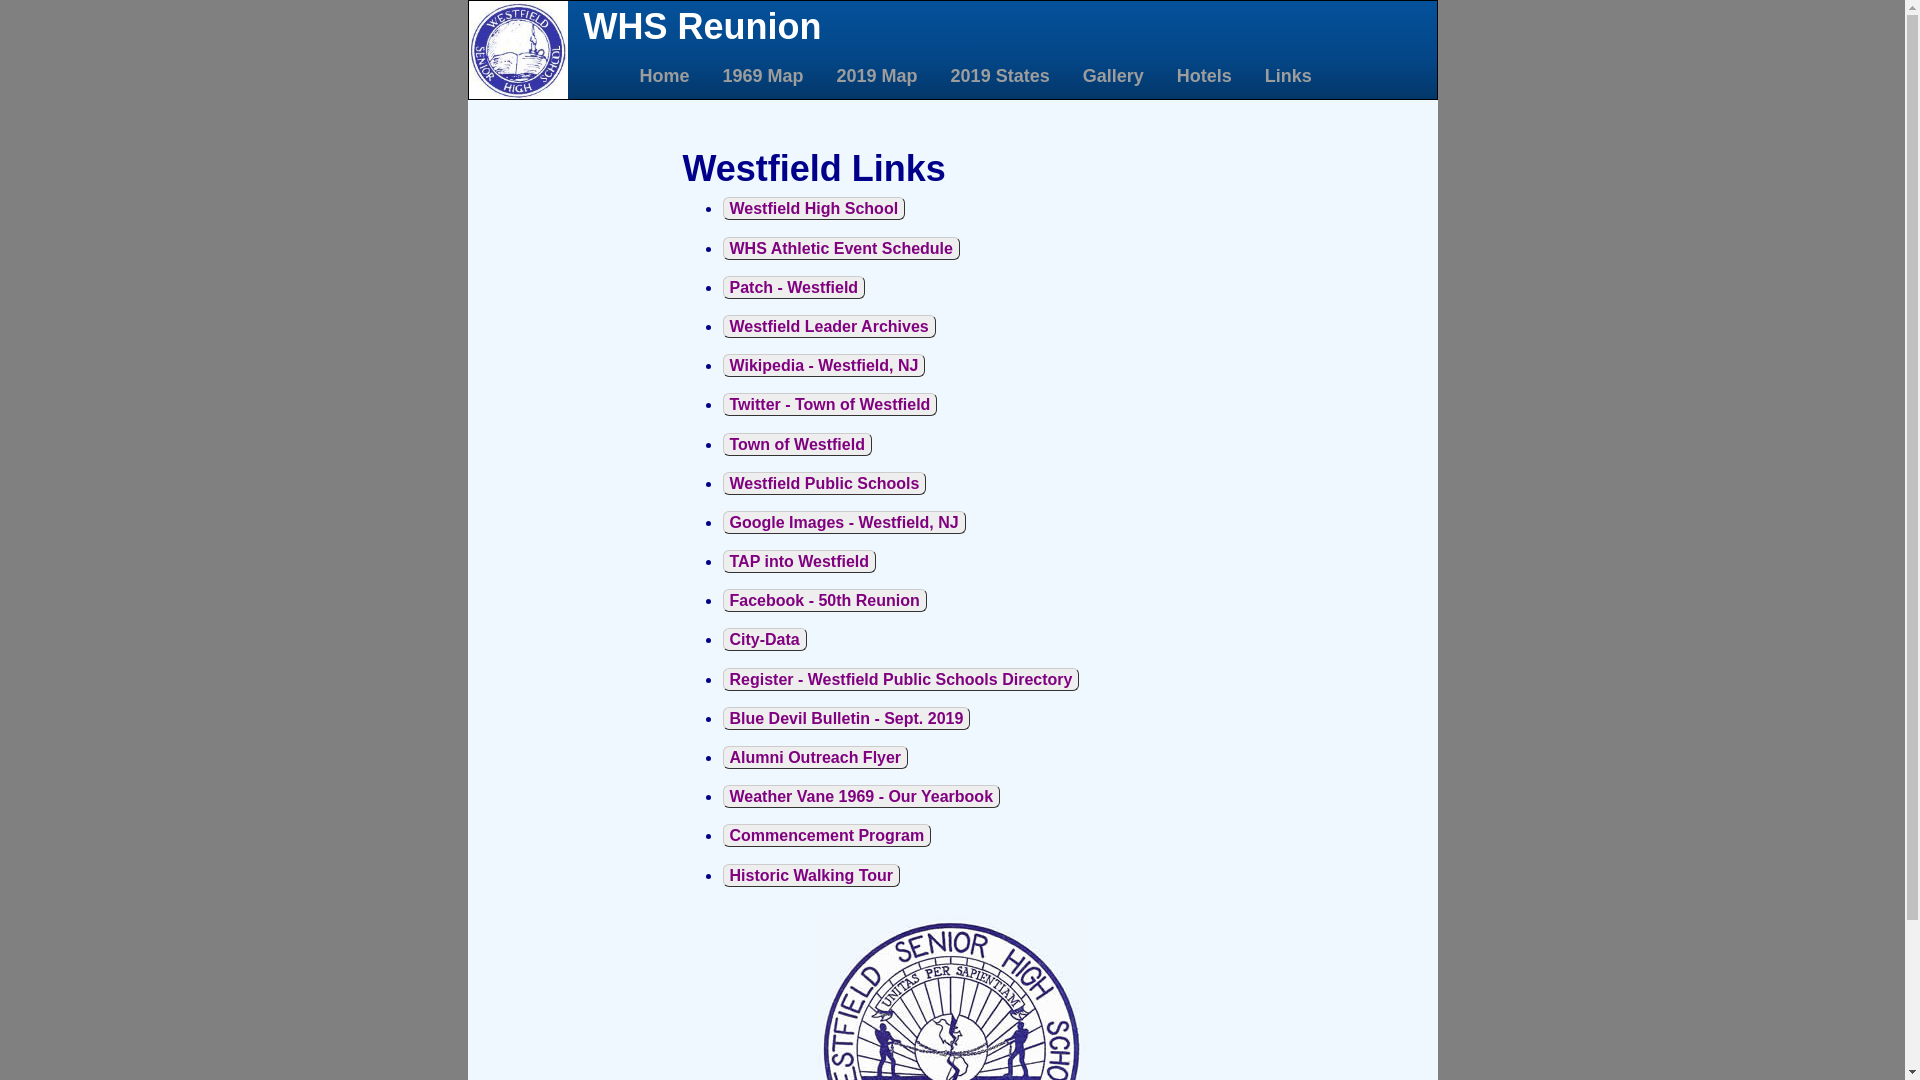 Image resolution: width=1920 pixels, height=1080 pixels. What do you see at coordinates (843, 521) in the screenshot?
I see `'Google Images - Westfield, NJ'` at bounding box center [843, 521].